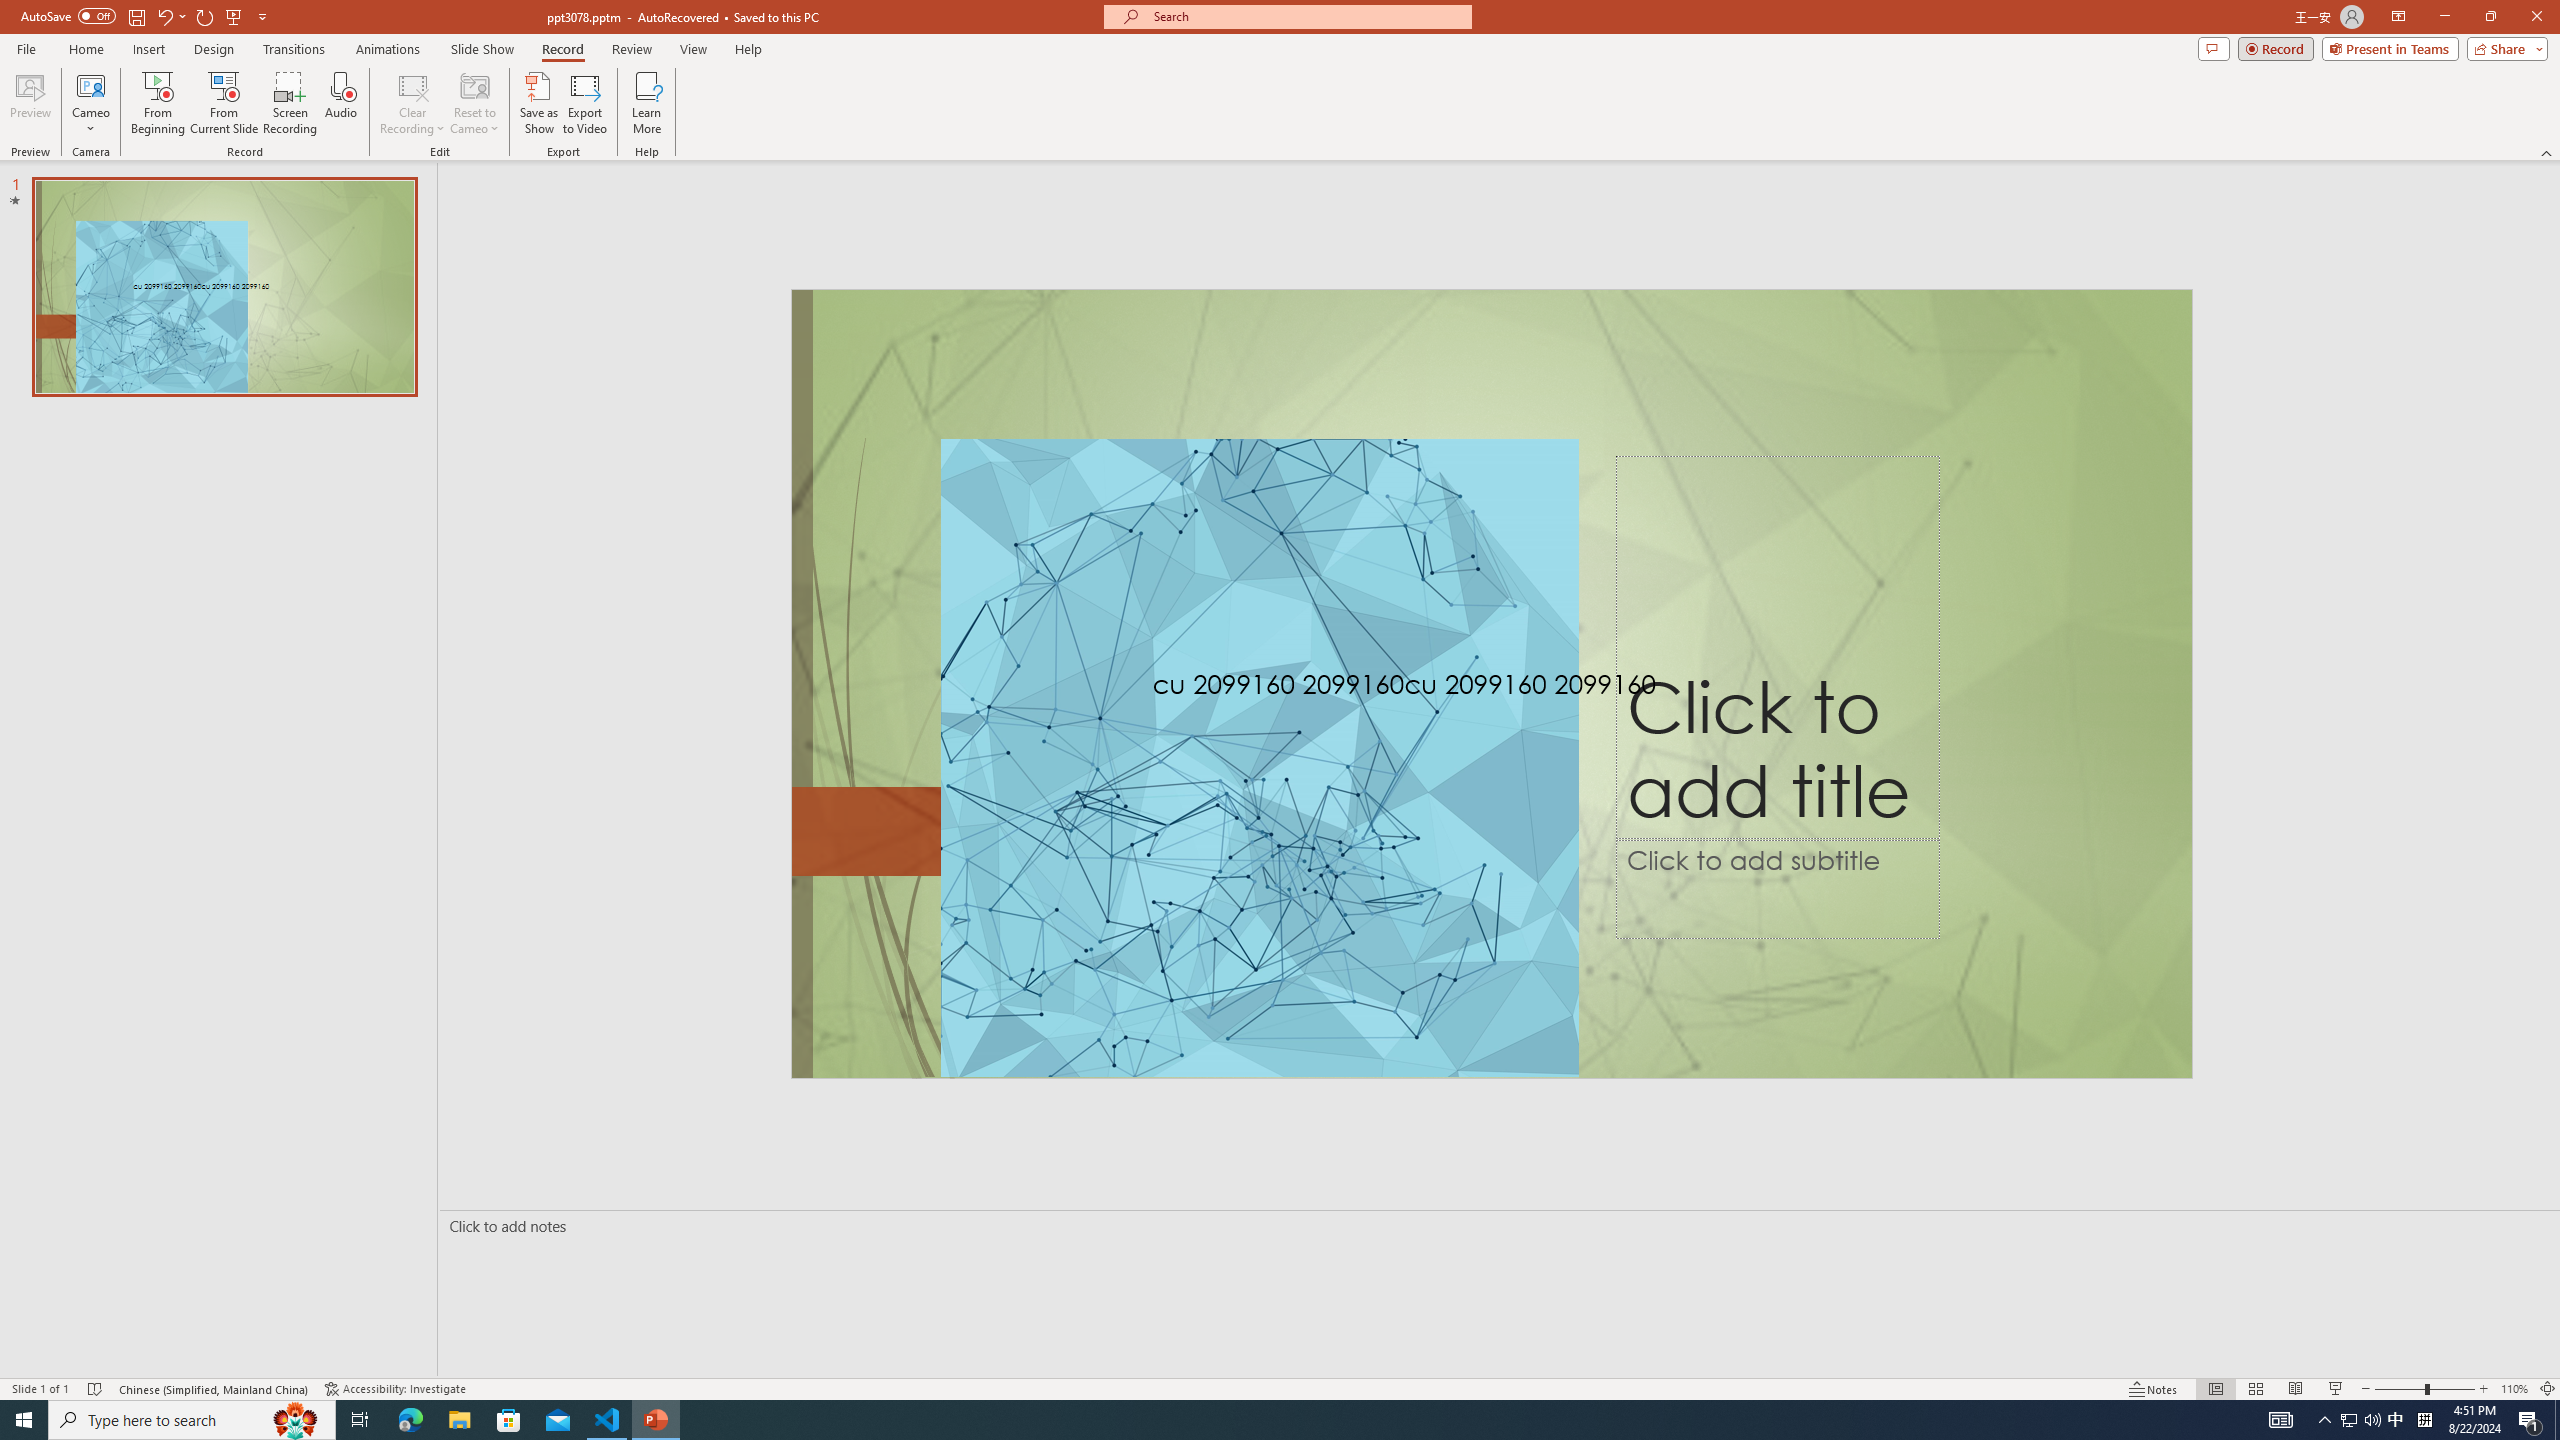 The image size is (2560, 1440). What do you see at coordinates (473, 103) in the screenshot?
I see `'Reset to Cameo'` at bounding box center [473, 103].